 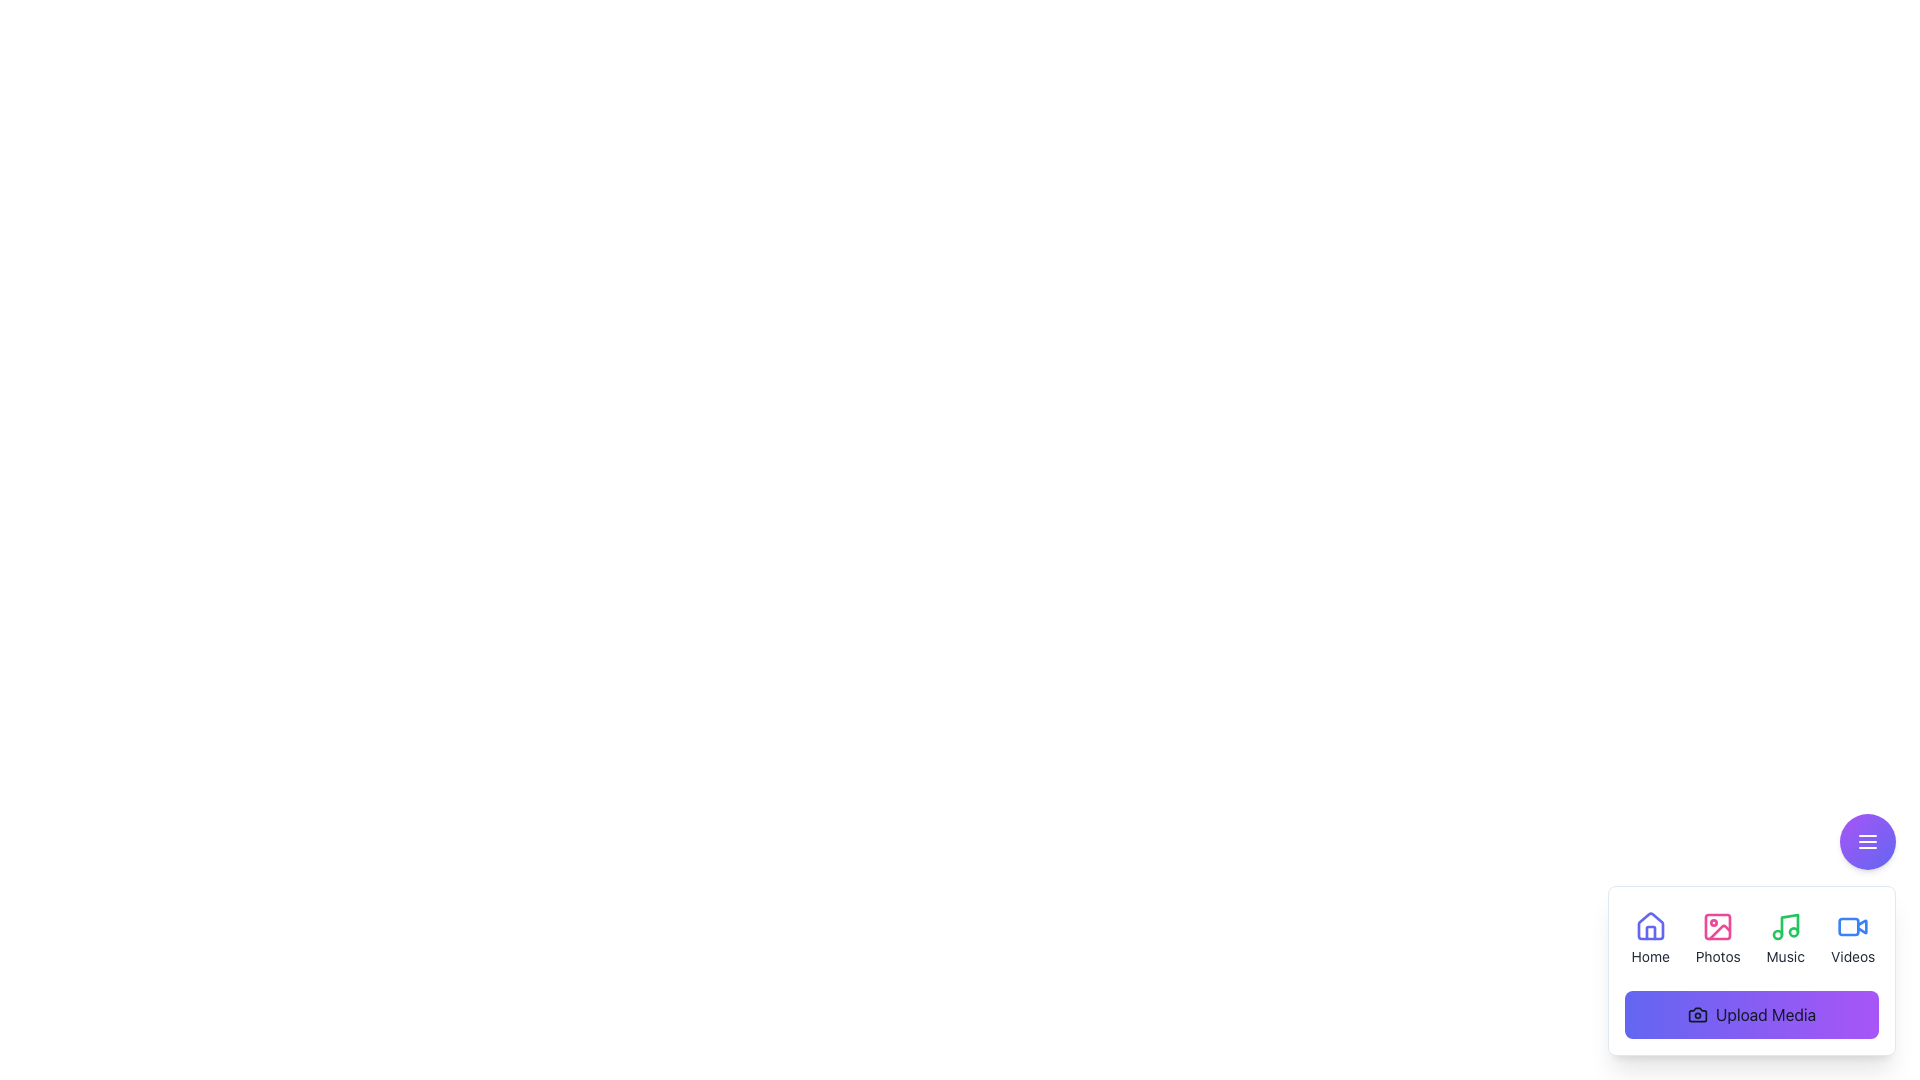 What do you see at coordinates (1717, 926) in the screenshot?
I see `the SVG rectangle representing a part of the image icon located in the lower right corner of the interface, adjacent to the 'Photos' tab` at bounding box center [1717, 926].